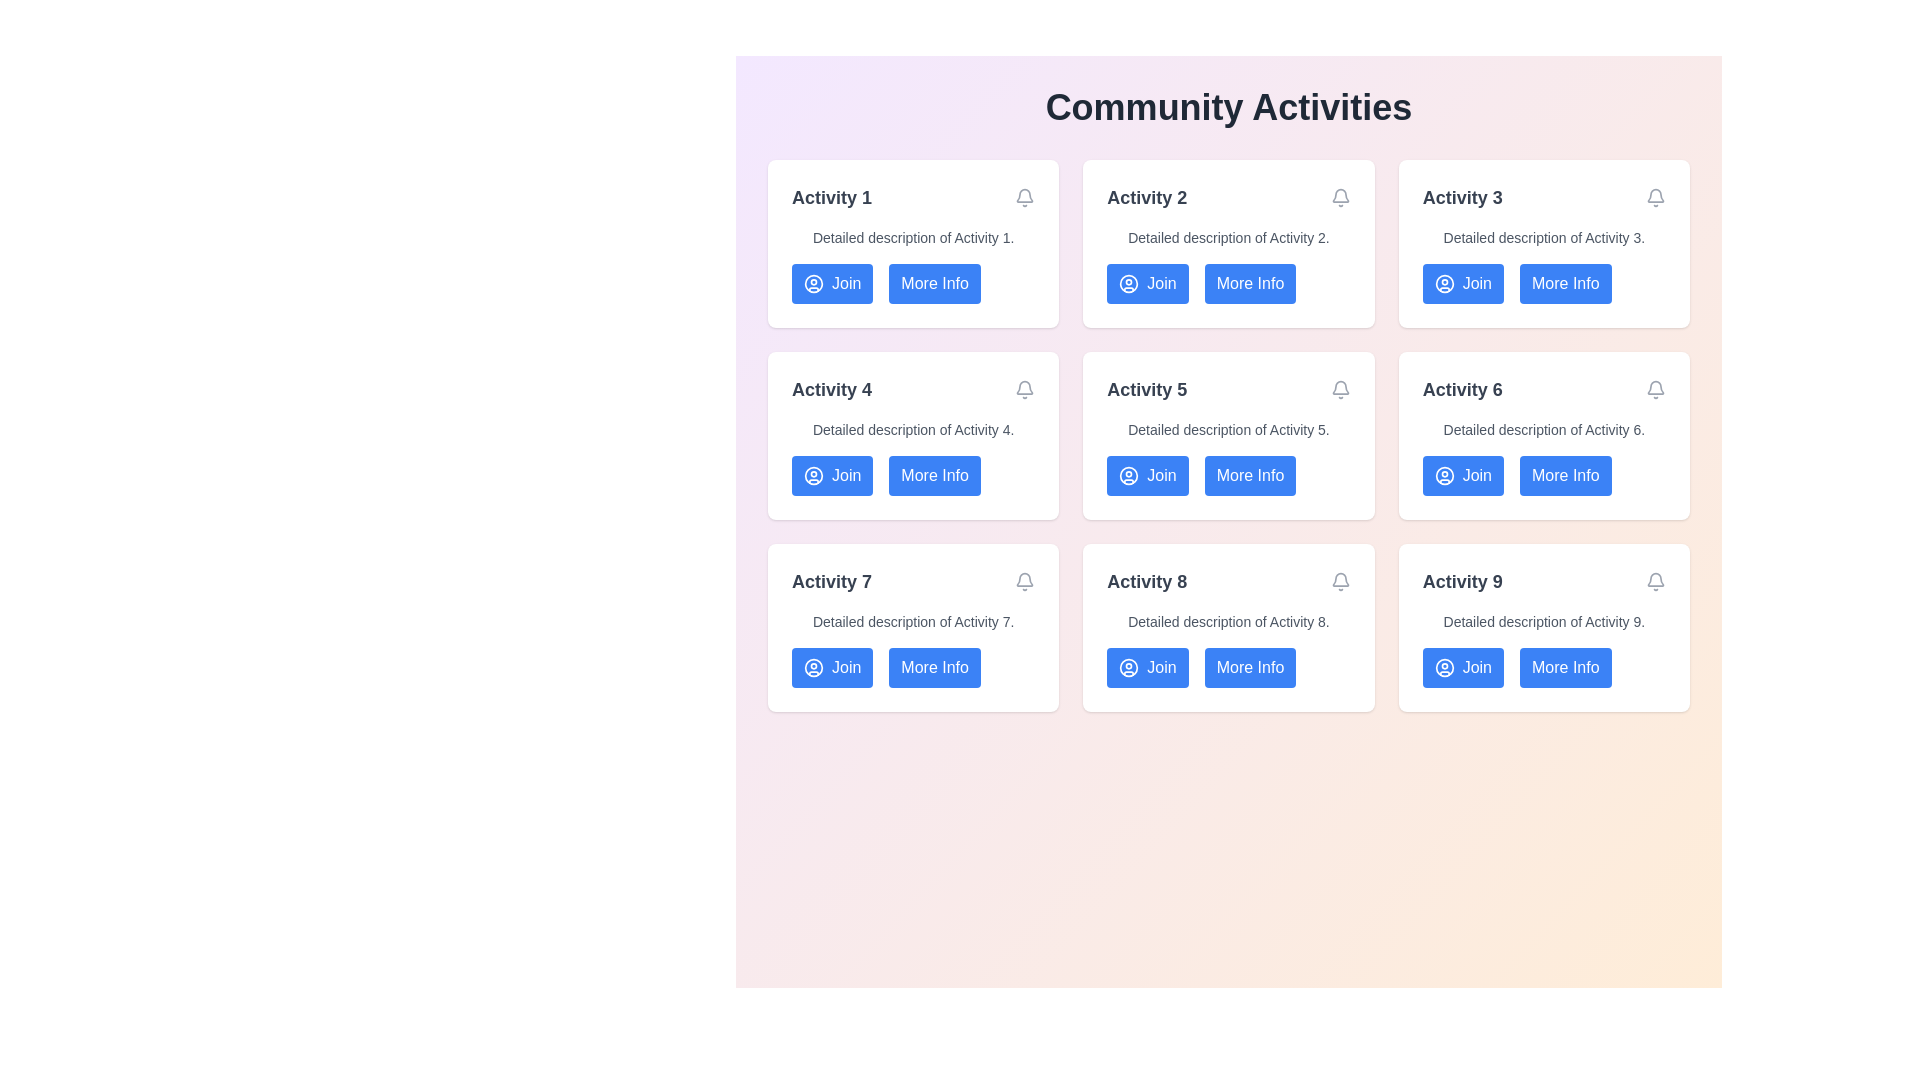  What do you see at coordinates (1249, 667) in the screenshot?
I see `the second button under the section titled 'Activity 8' located in the bottom right cell of a 3x3 grid of activity cards` at bounding box center [1249, 667].